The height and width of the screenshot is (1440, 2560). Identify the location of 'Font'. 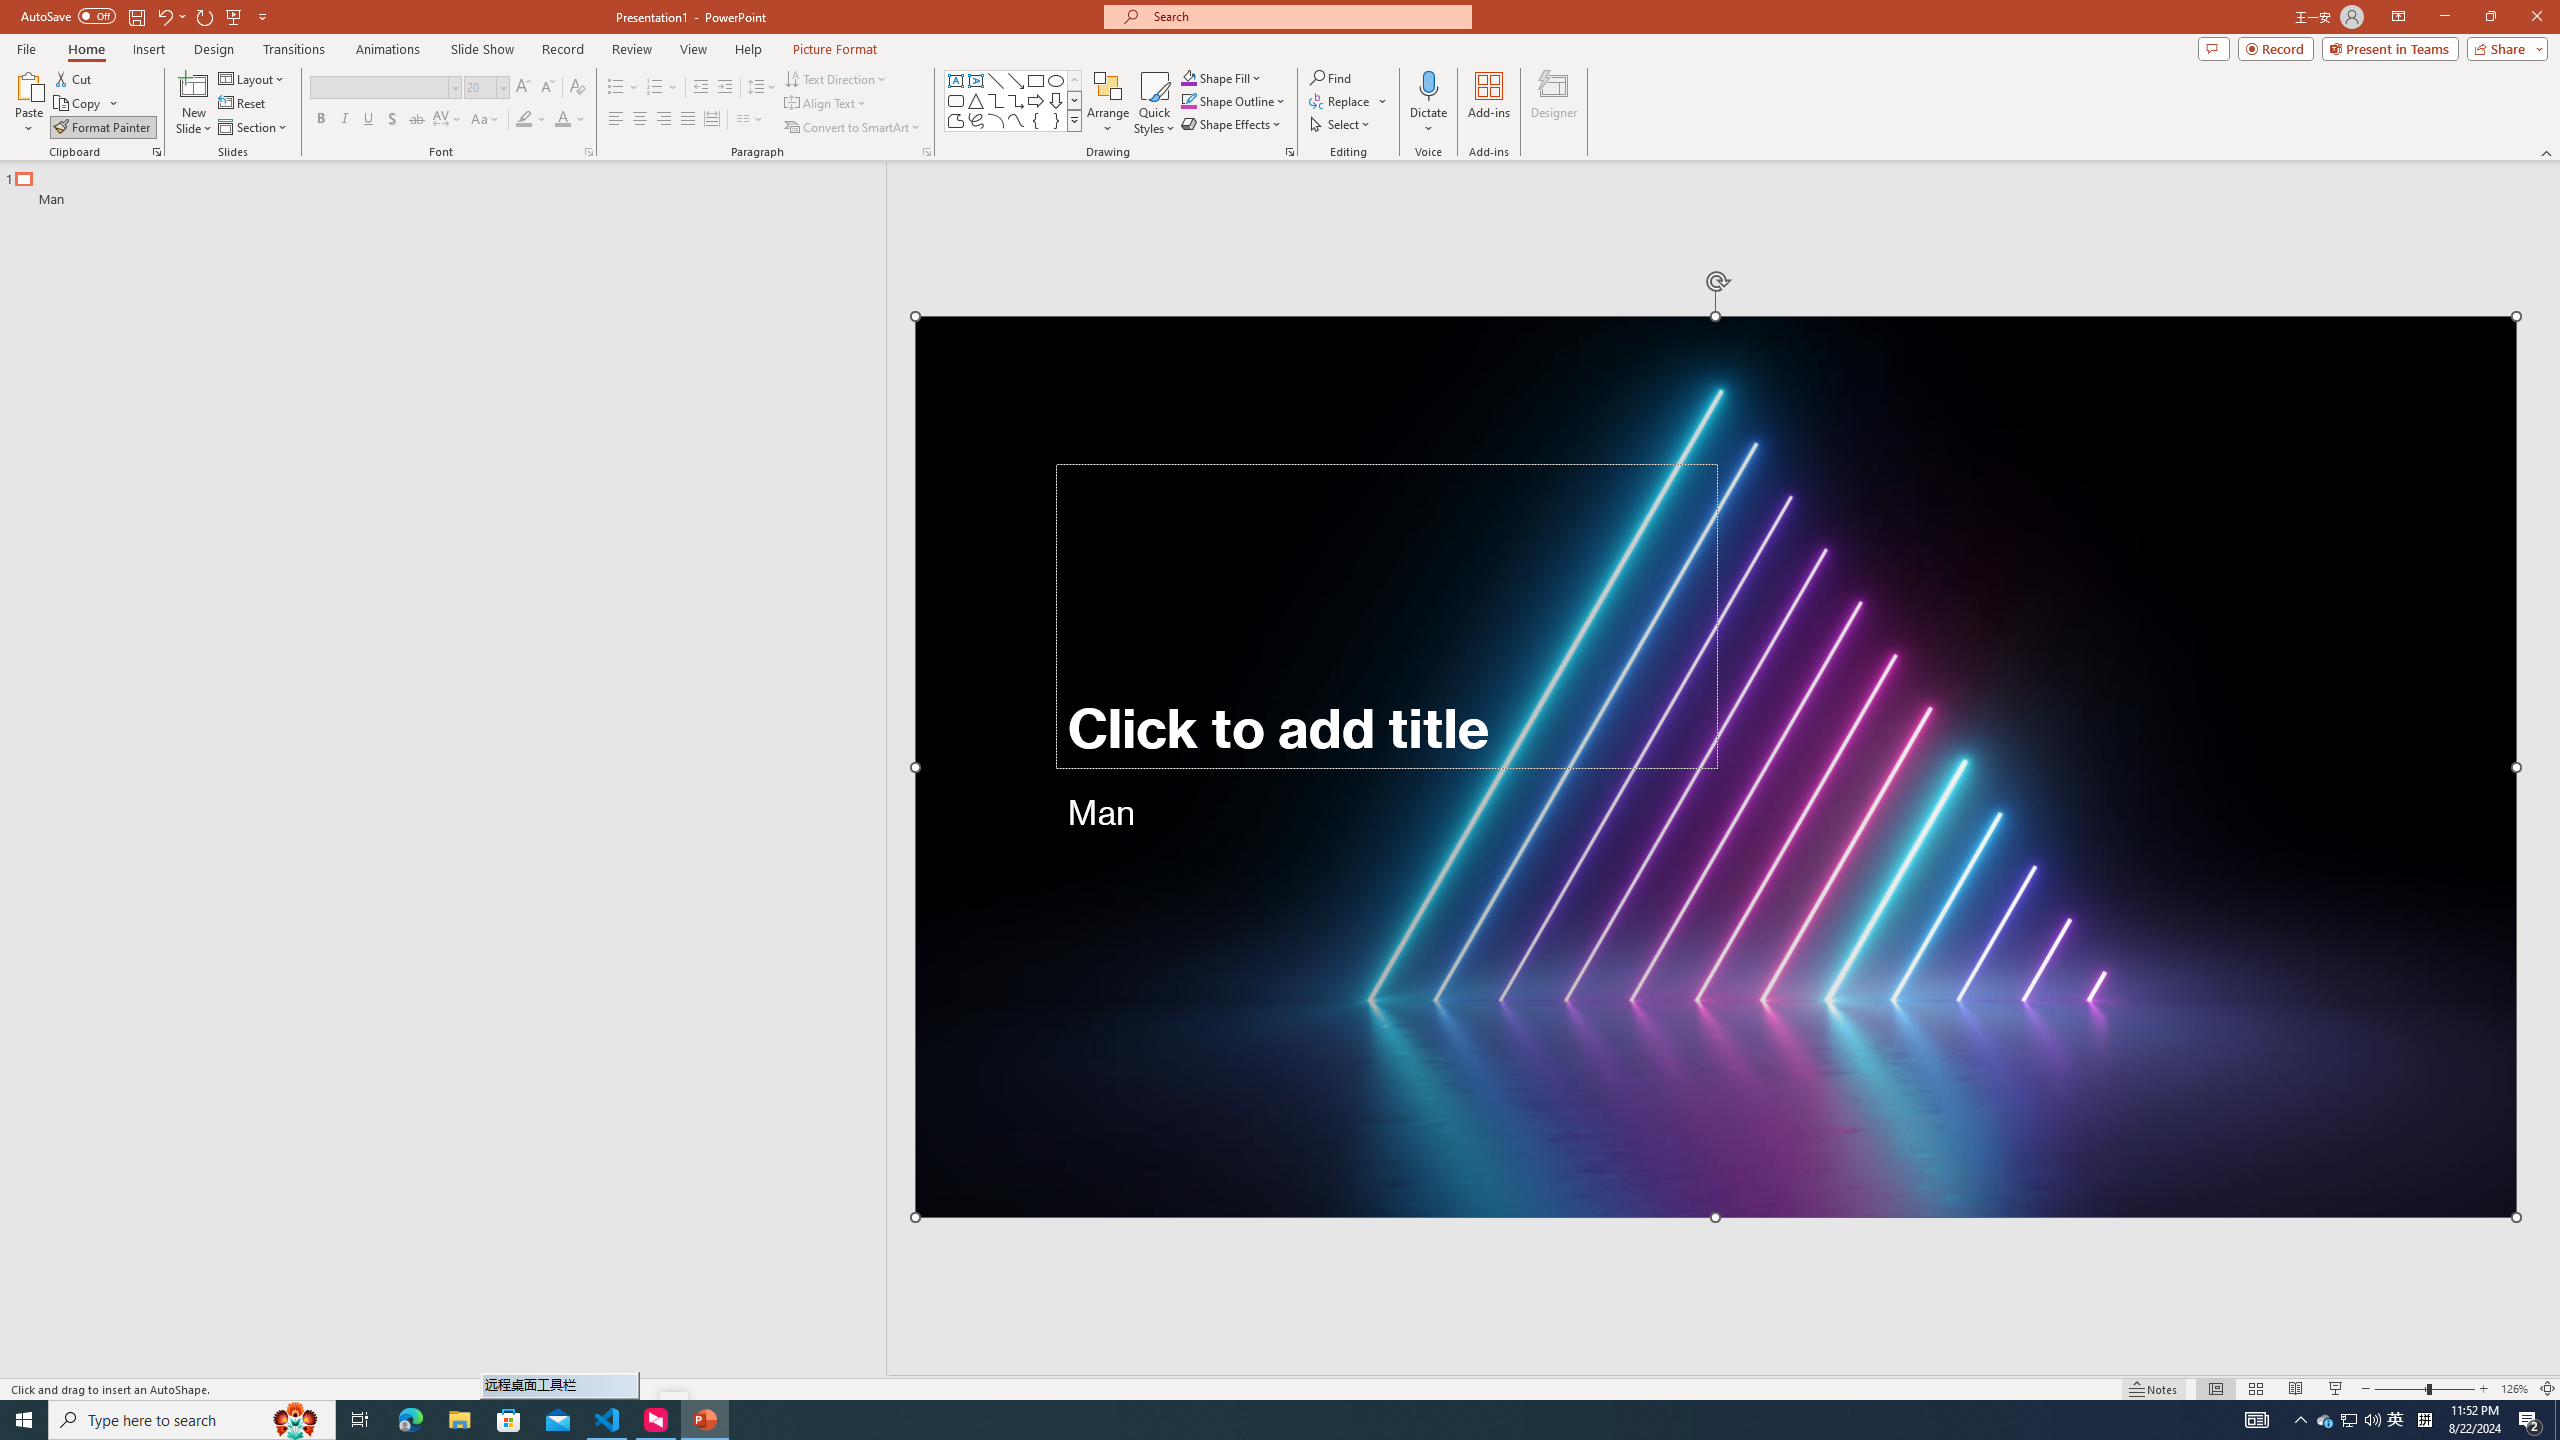
(378, 87).